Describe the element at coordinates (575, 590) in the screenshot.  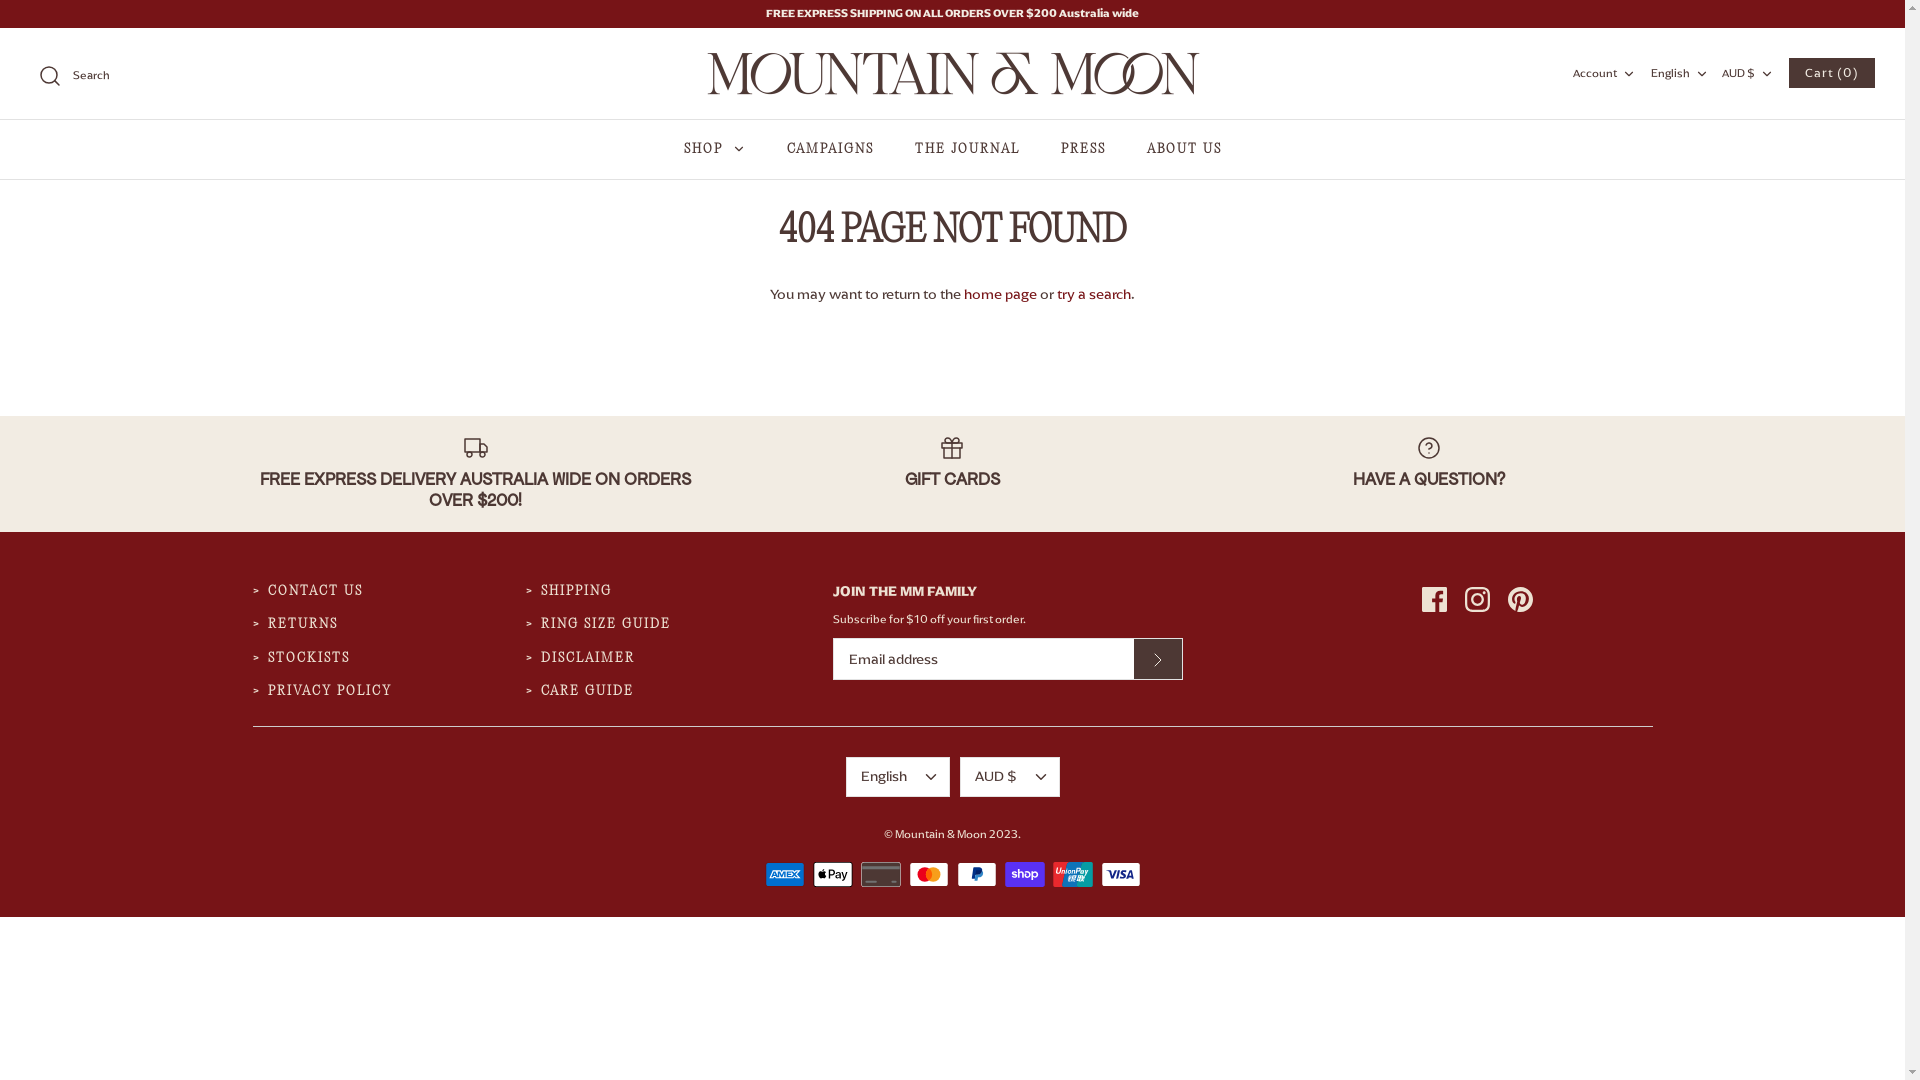
I see `'SHIPPING'` at that location.